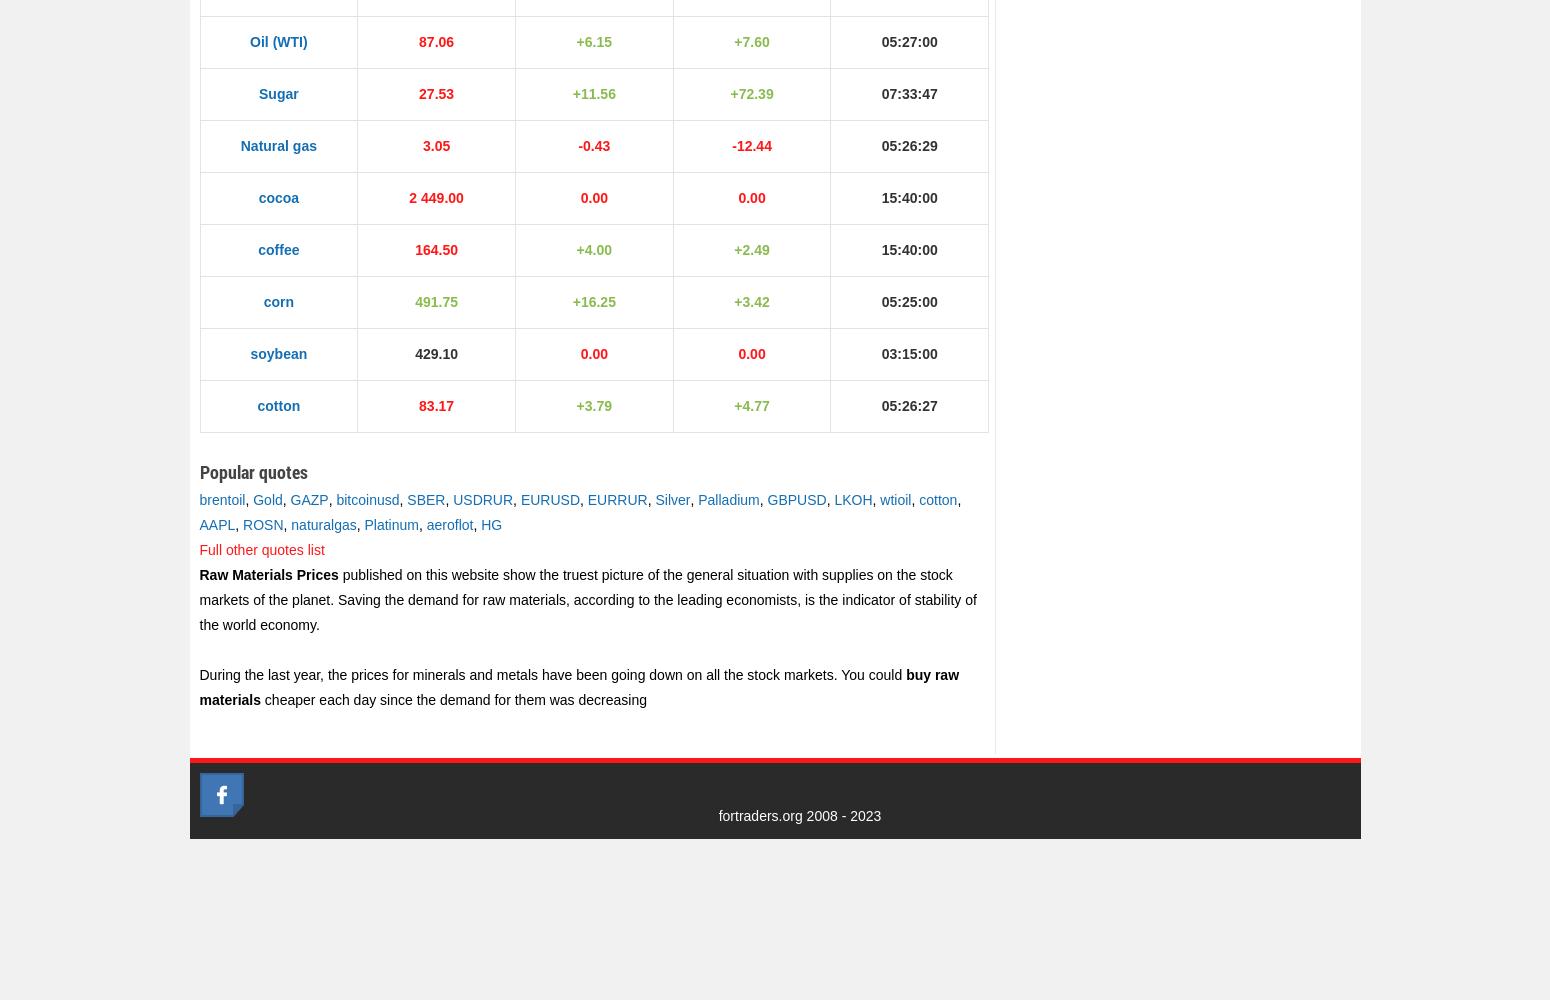 Image resolution: width=1550 pixels, height=1000 pixels. I want to click on 'SBER', so click(425, 500).